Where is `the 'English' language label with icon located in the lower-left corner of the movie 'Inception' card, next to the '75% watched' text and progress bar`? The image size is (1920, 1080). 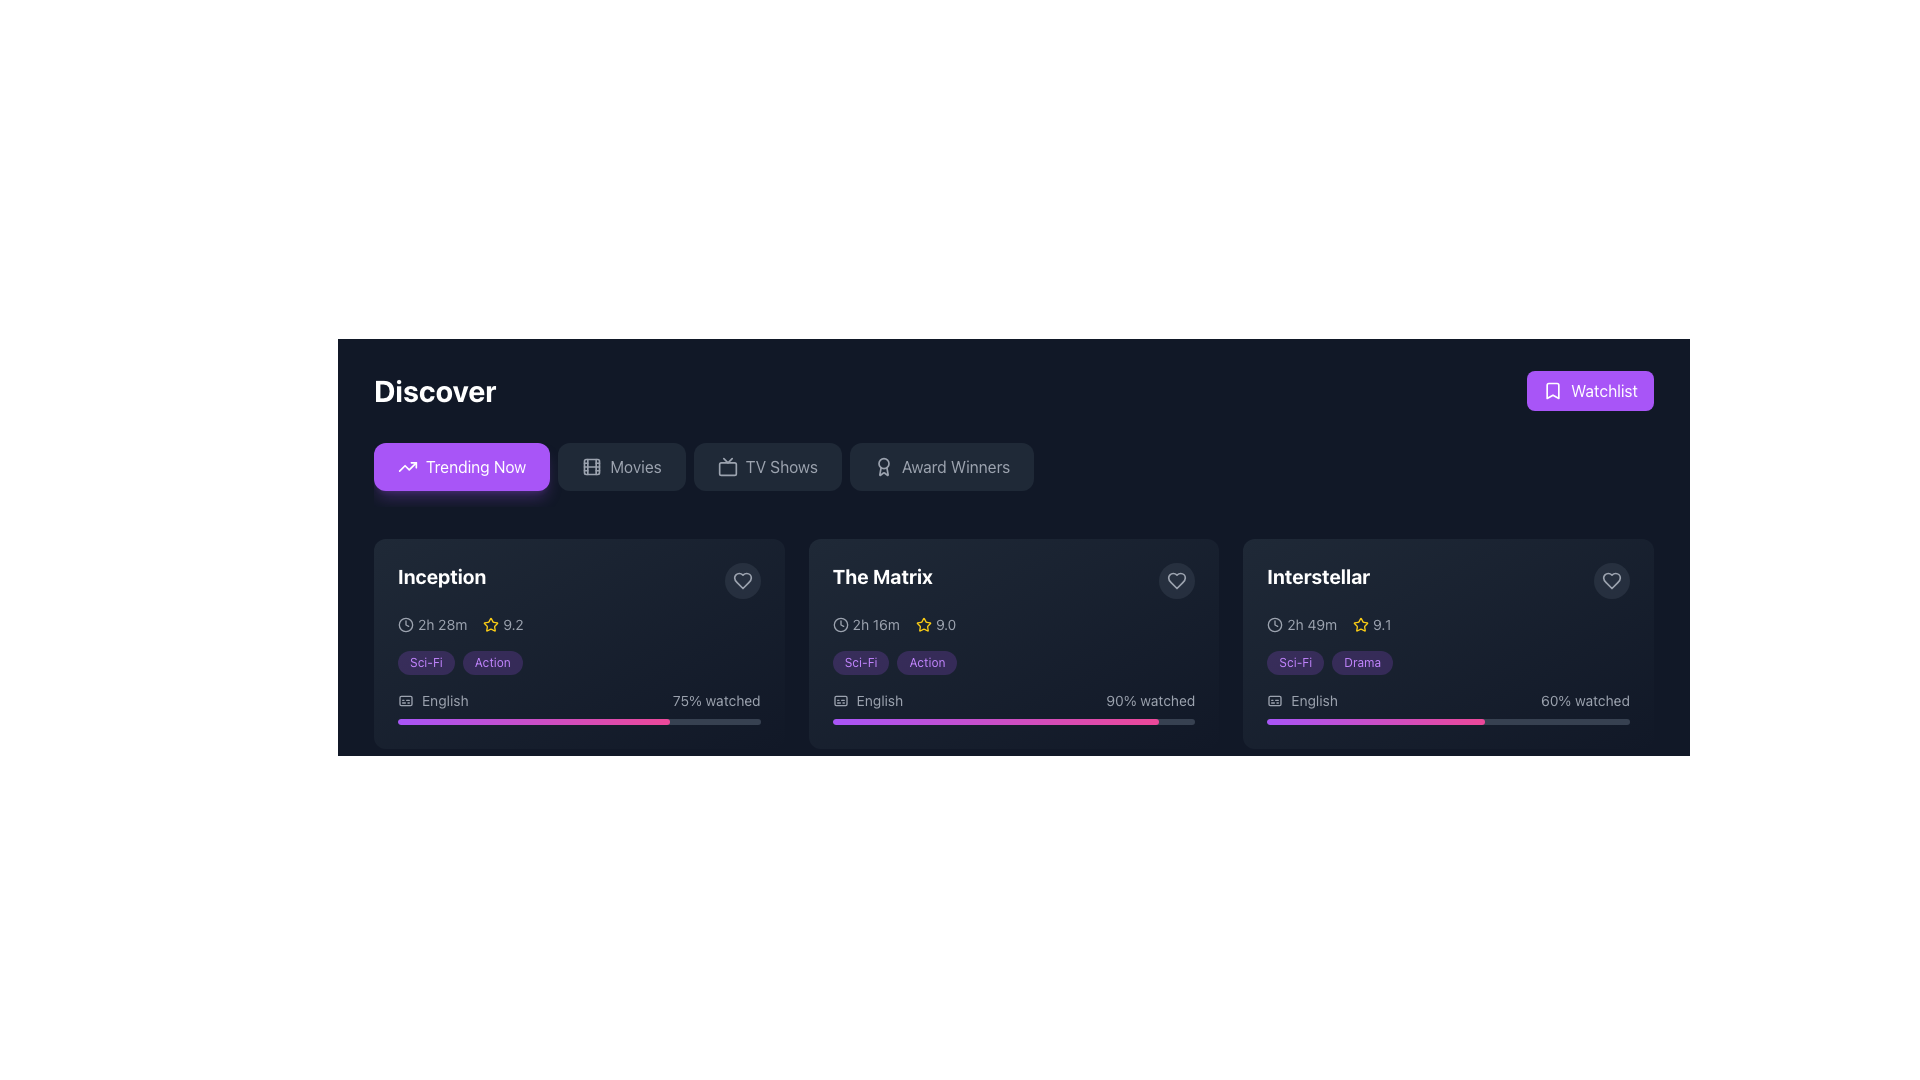
the 'English' language label with icon located in the lower-left corner of the movie 'Inception' card, next to the '75% watched' text and progress bar is located at coordinates (432, 700).